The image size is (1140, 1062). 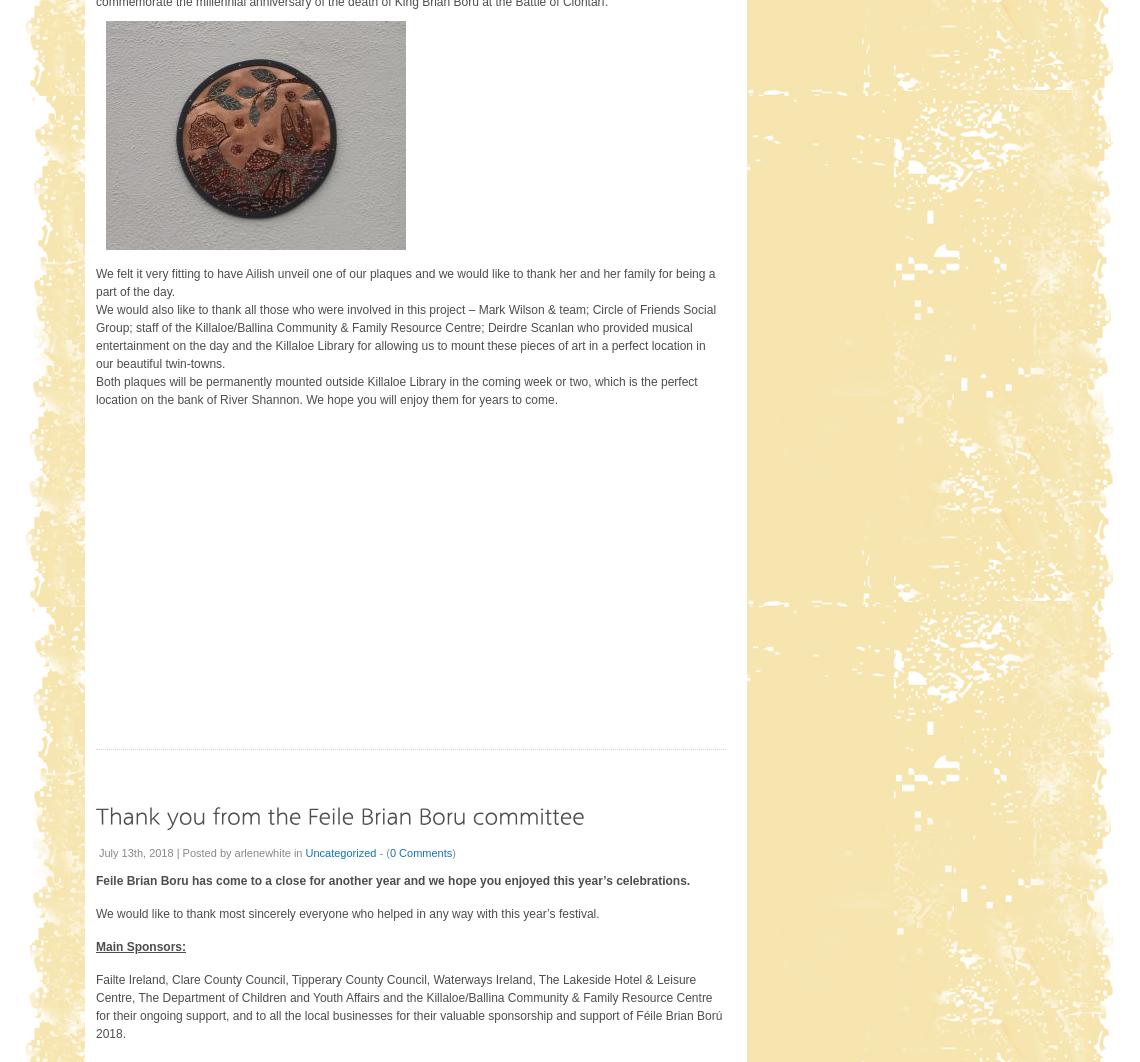 I want to click on 'We would also like to thank all those who were involved in this project – Mark Wilson & team; Circle of Friends Social Group; staff of the Killaloe/Ballina Community & Family Resource Centre; Deirdre Scanlan who provided musical entertainment on the day and the Killaloe Library for allowing us to mount these pieces of art in a perfect location in our beautiful twin-towns.', so click(x=404, y=335).